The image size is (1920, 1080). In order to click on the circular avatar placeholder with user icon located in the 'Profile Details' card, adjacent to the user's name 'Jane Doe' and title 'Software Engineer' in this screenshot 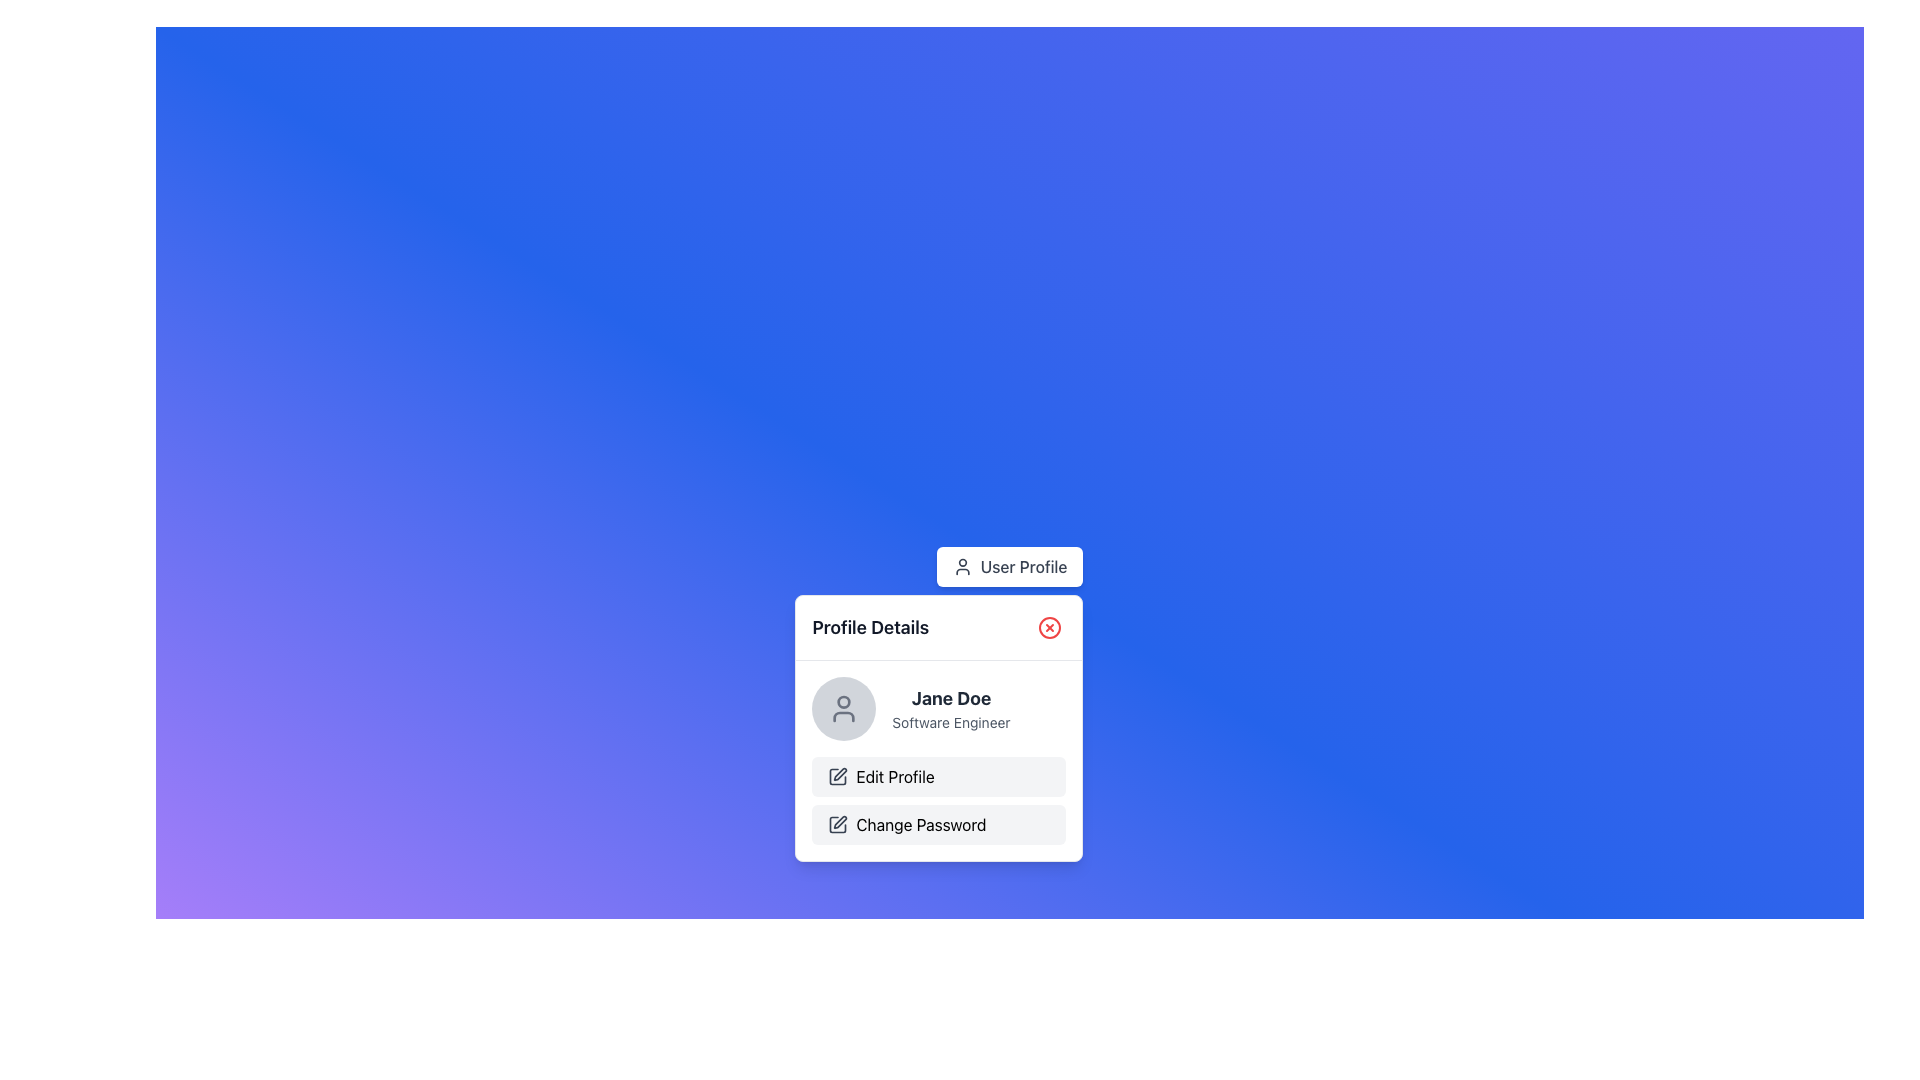, I will do `click(844, 708)`.